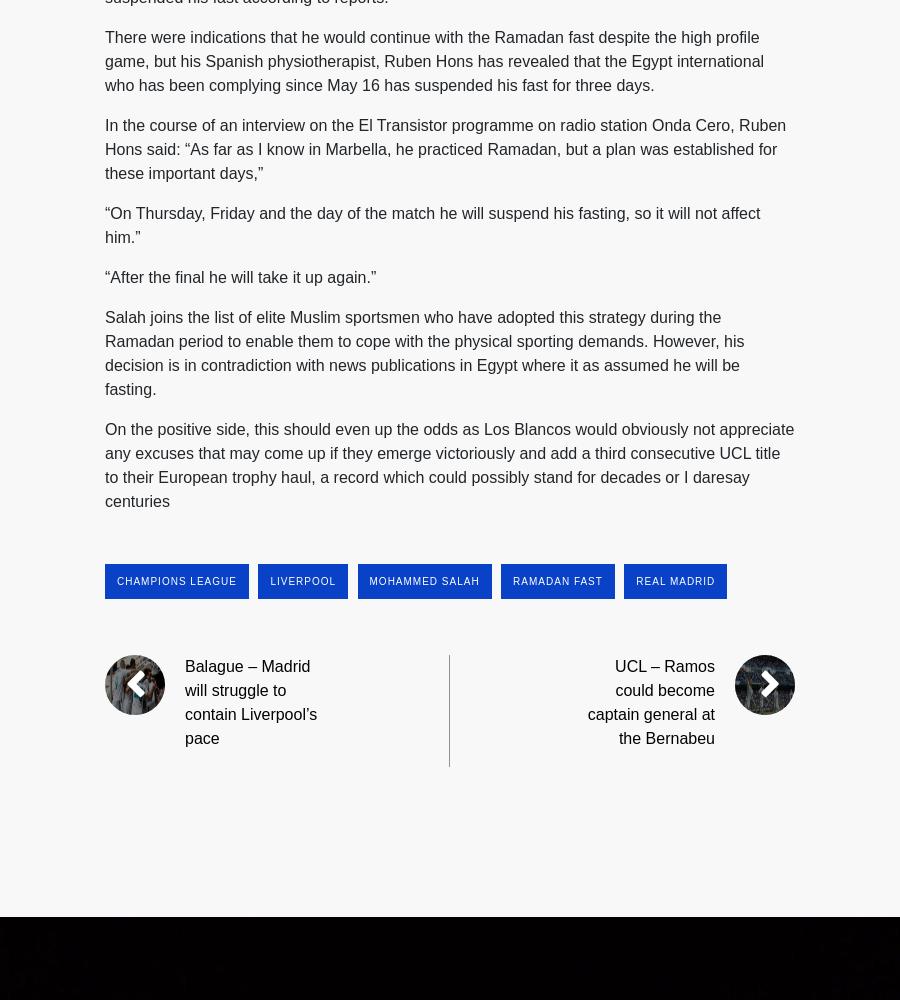 This screenshot has height=1000, width=900. I want to click on 'liverpool', so click(302, 579).